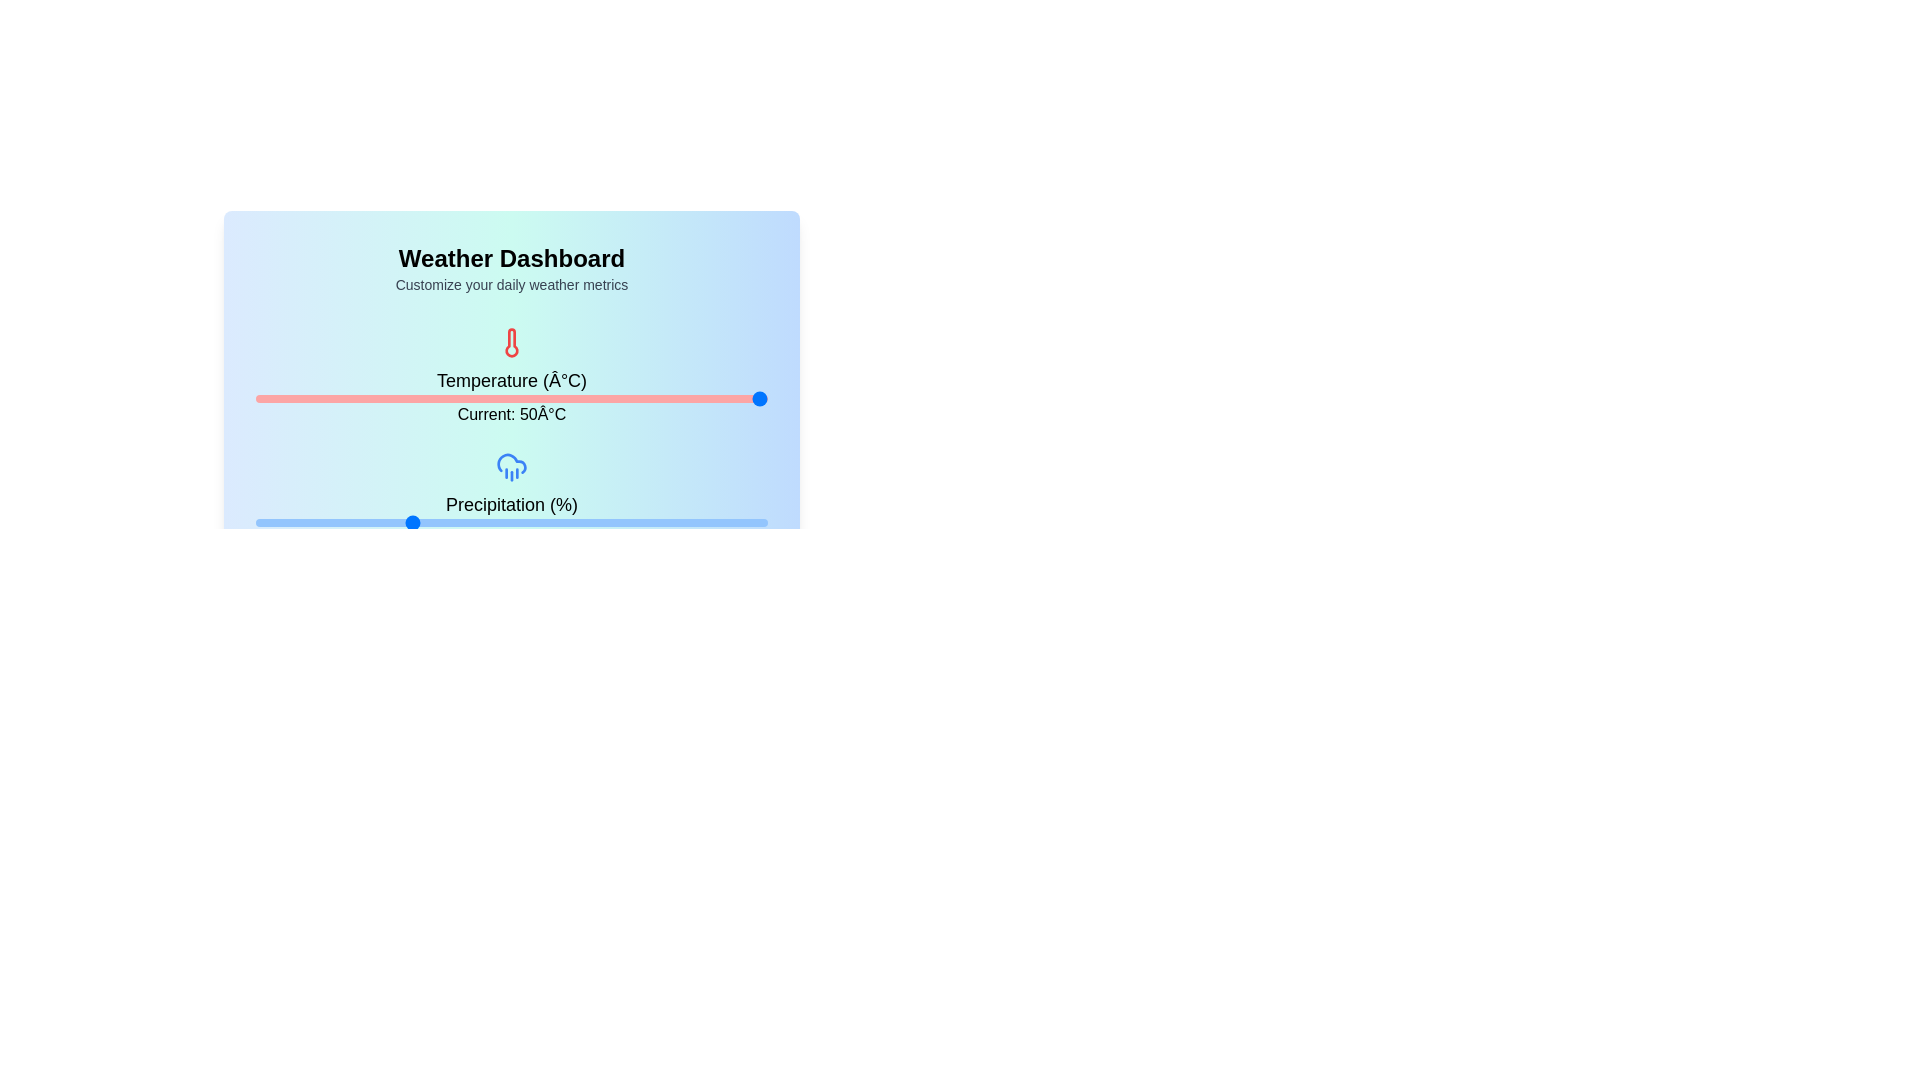 This screenshot has width=1920, height=1080. What do you see at coordinates (474, 398) in the screenshot?
I see `temperature` at bounding box center [474, 398].